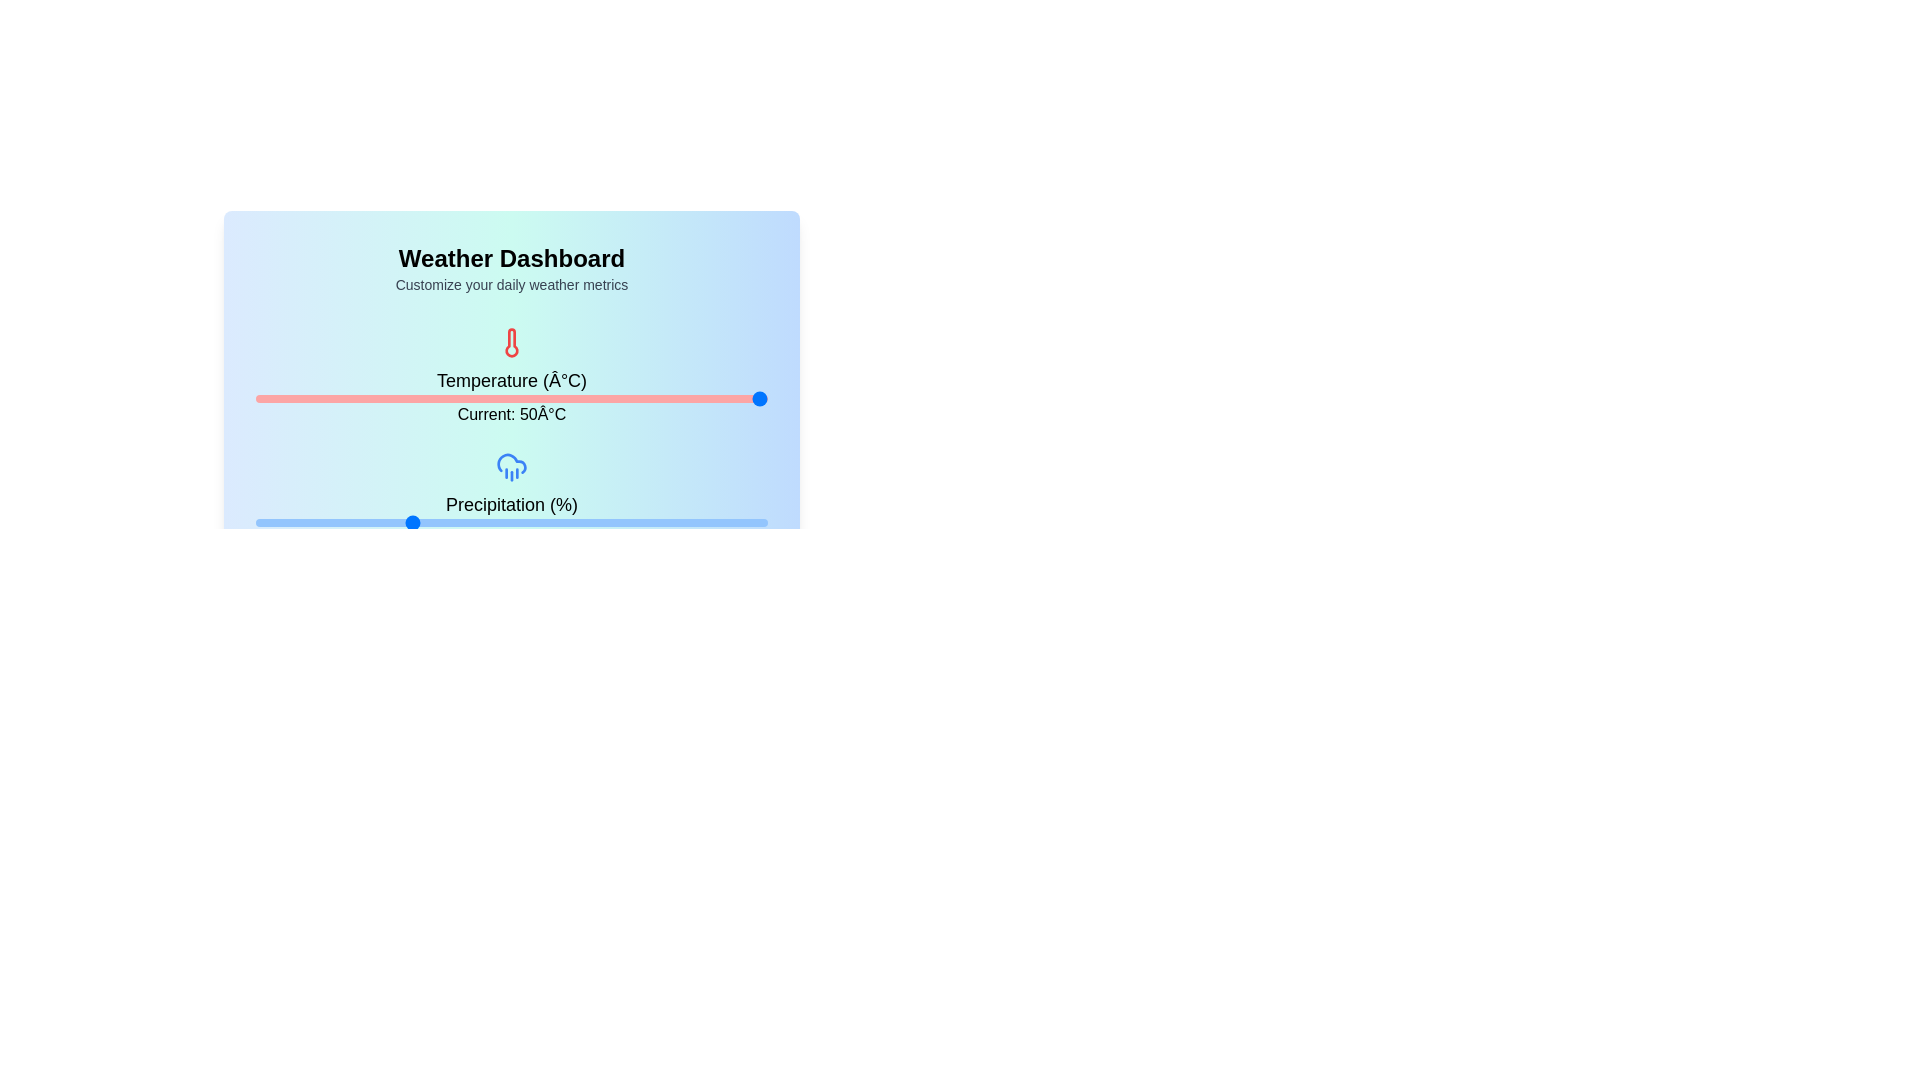 This screenshot has width=1920, height=1080. What do you see at coordinates (474, 398) in the screenshot?
I see `temperature` at bounding box center [474, 398].